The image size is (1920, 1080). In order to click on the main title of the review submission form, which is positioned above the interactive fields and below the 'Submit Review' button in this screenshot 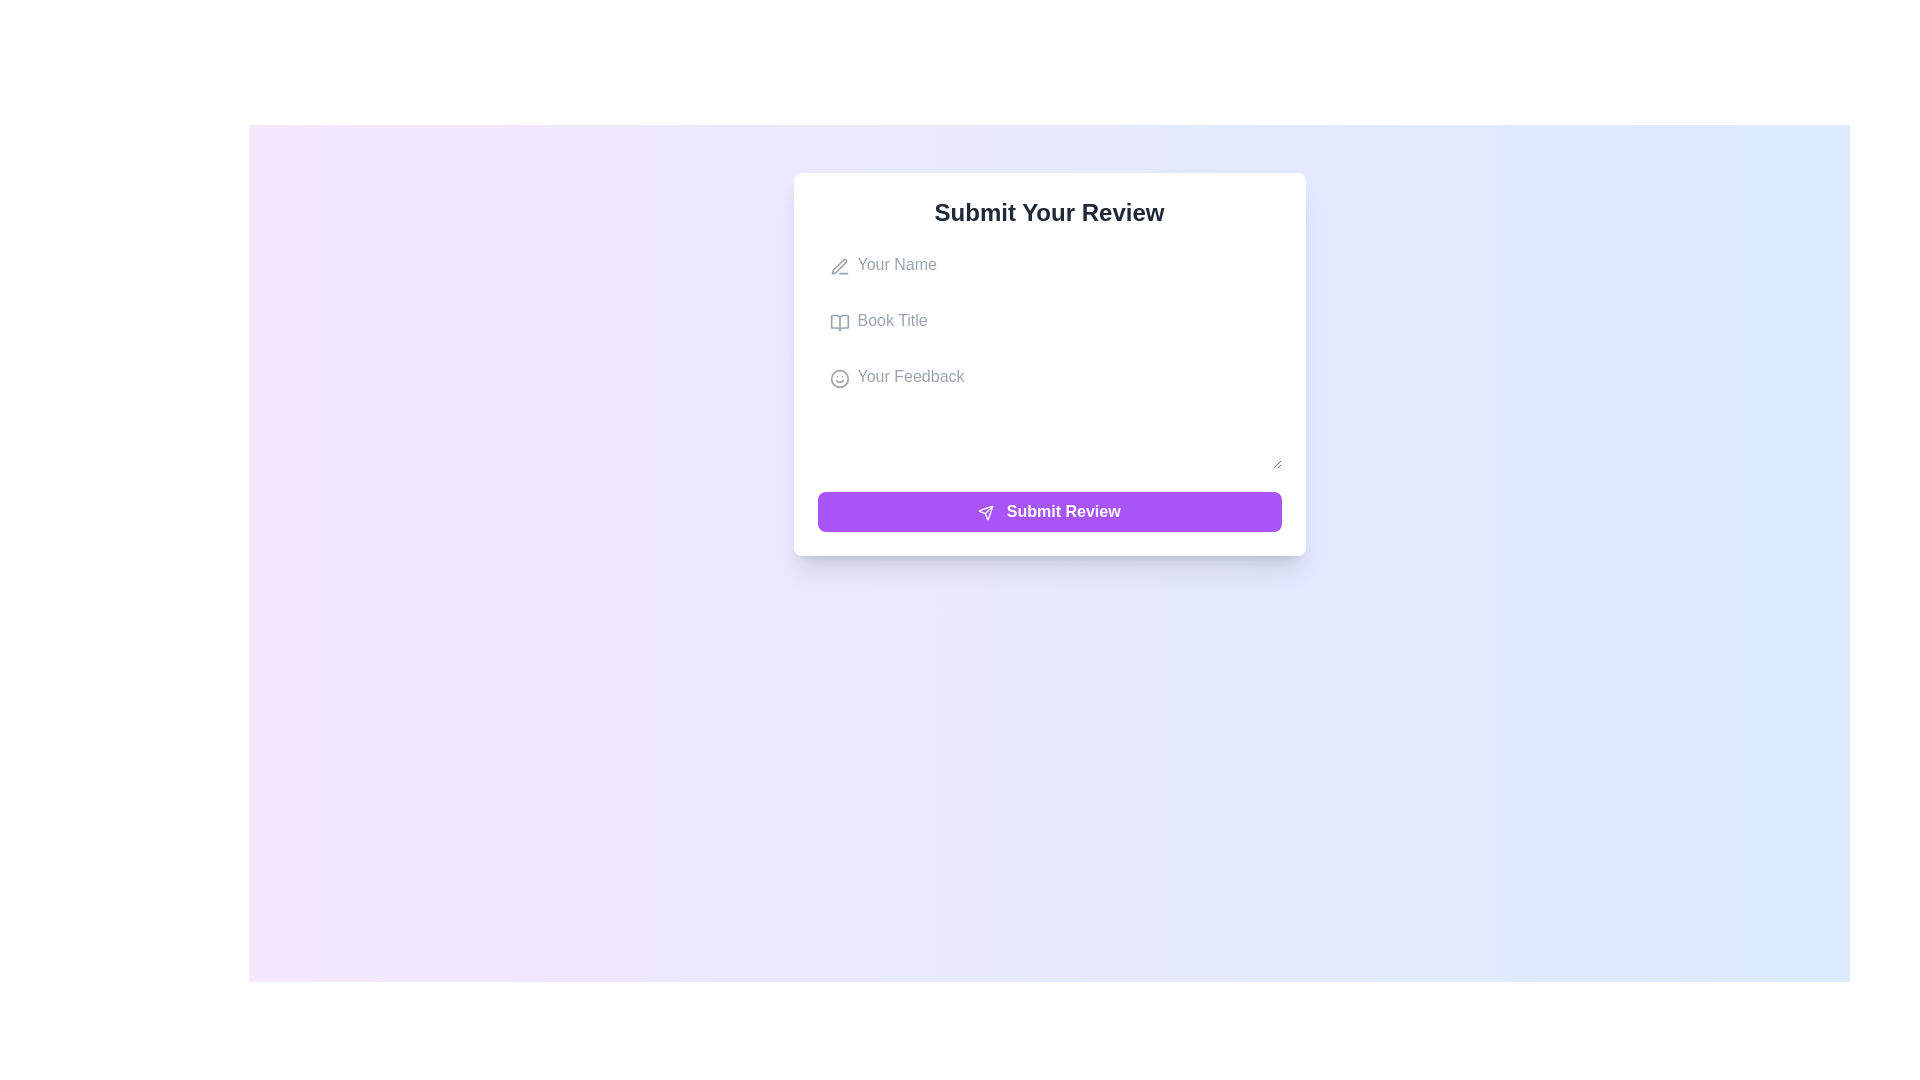, I will do `click(1048, 212)`.